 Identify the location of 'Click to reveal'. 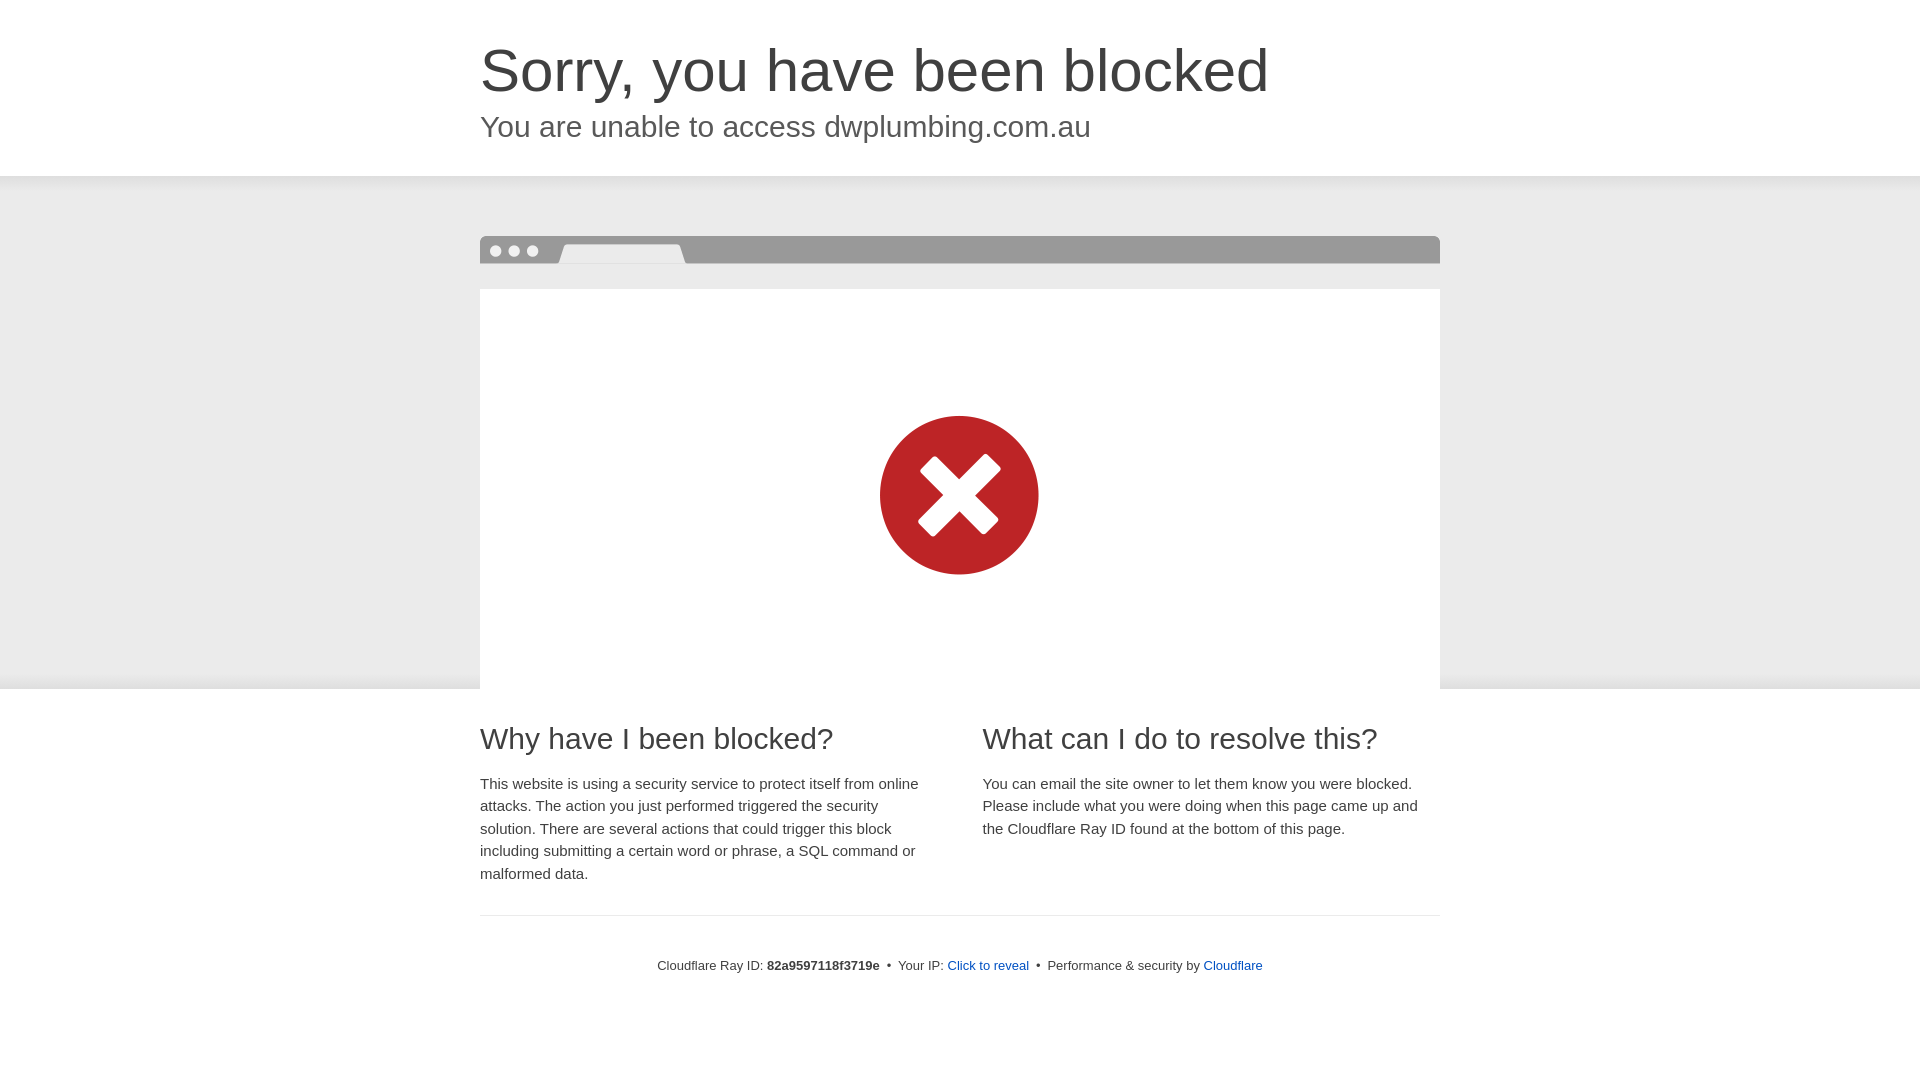
(988, 964).